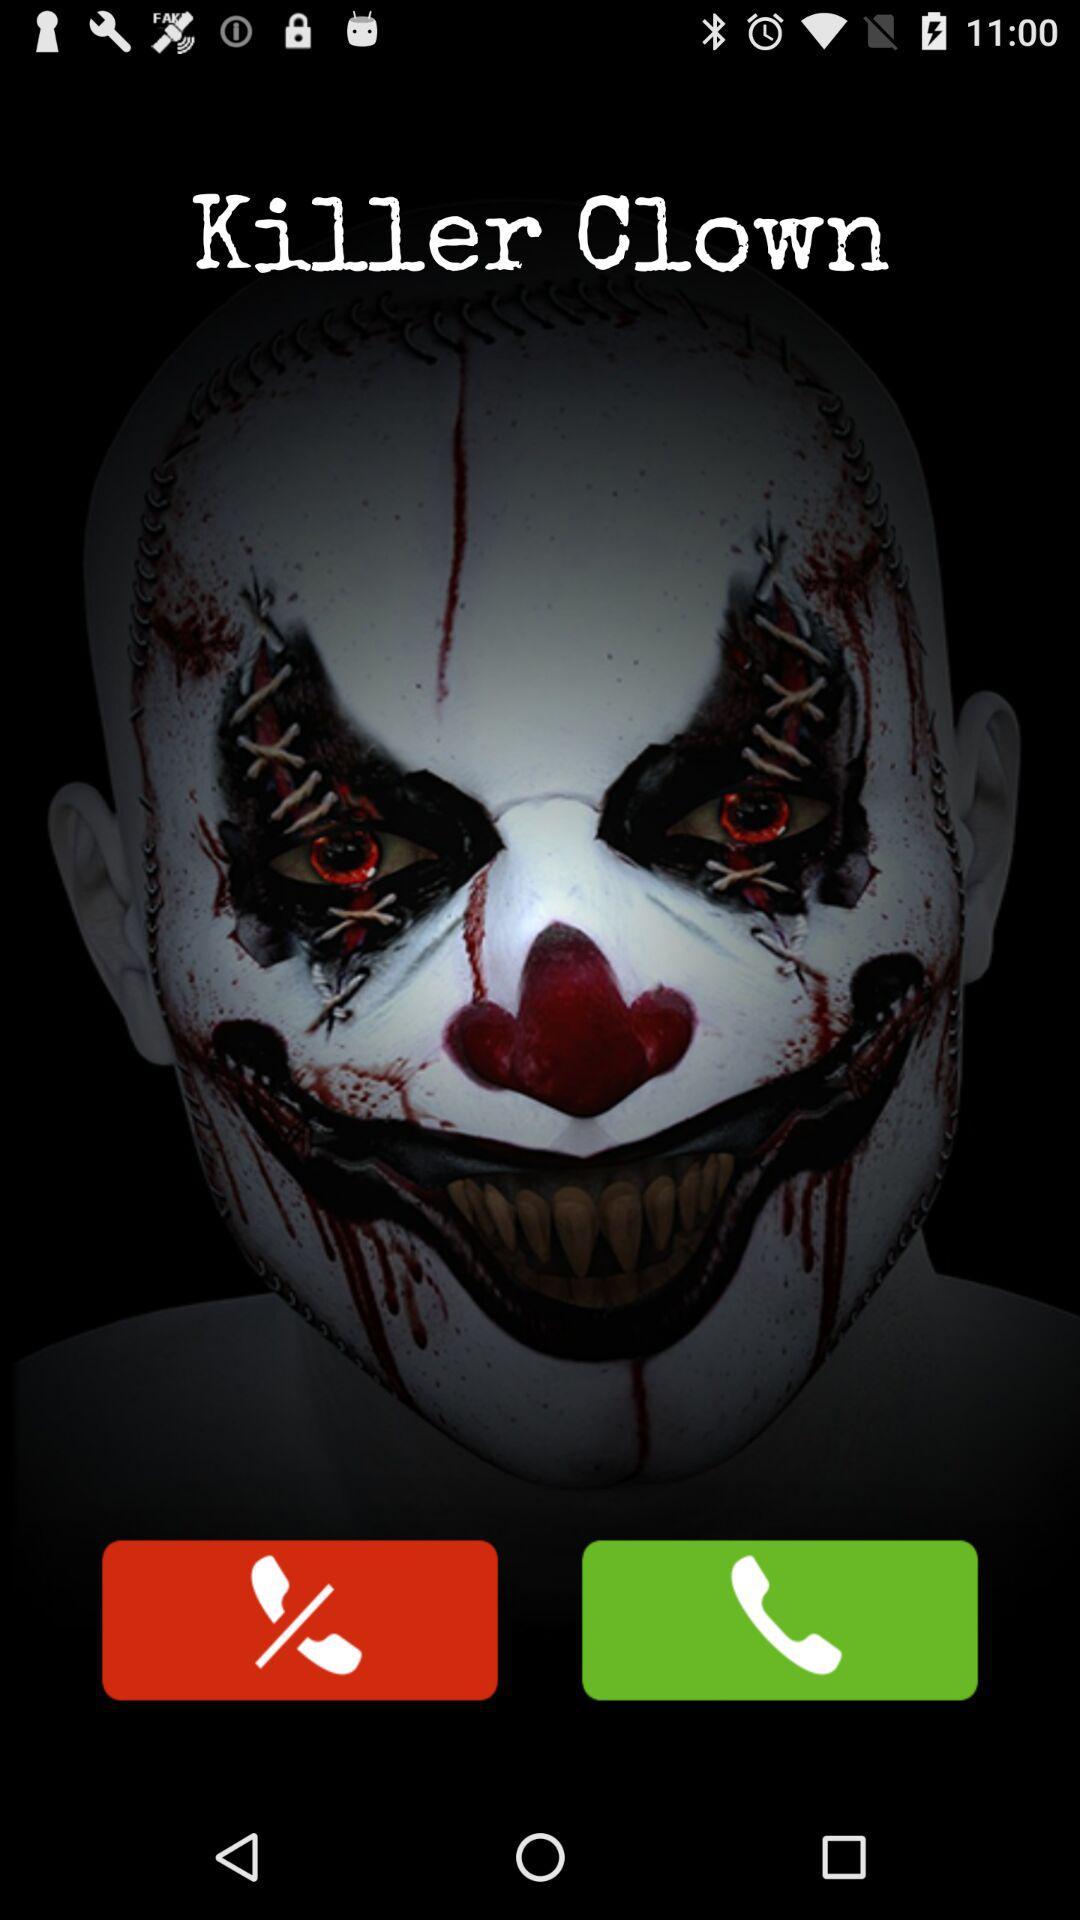 The height and width of the screenshot is (1920, 1080). Describe the element at coordinates (300, 1620) in the screenshot. I see `phone` at that location.